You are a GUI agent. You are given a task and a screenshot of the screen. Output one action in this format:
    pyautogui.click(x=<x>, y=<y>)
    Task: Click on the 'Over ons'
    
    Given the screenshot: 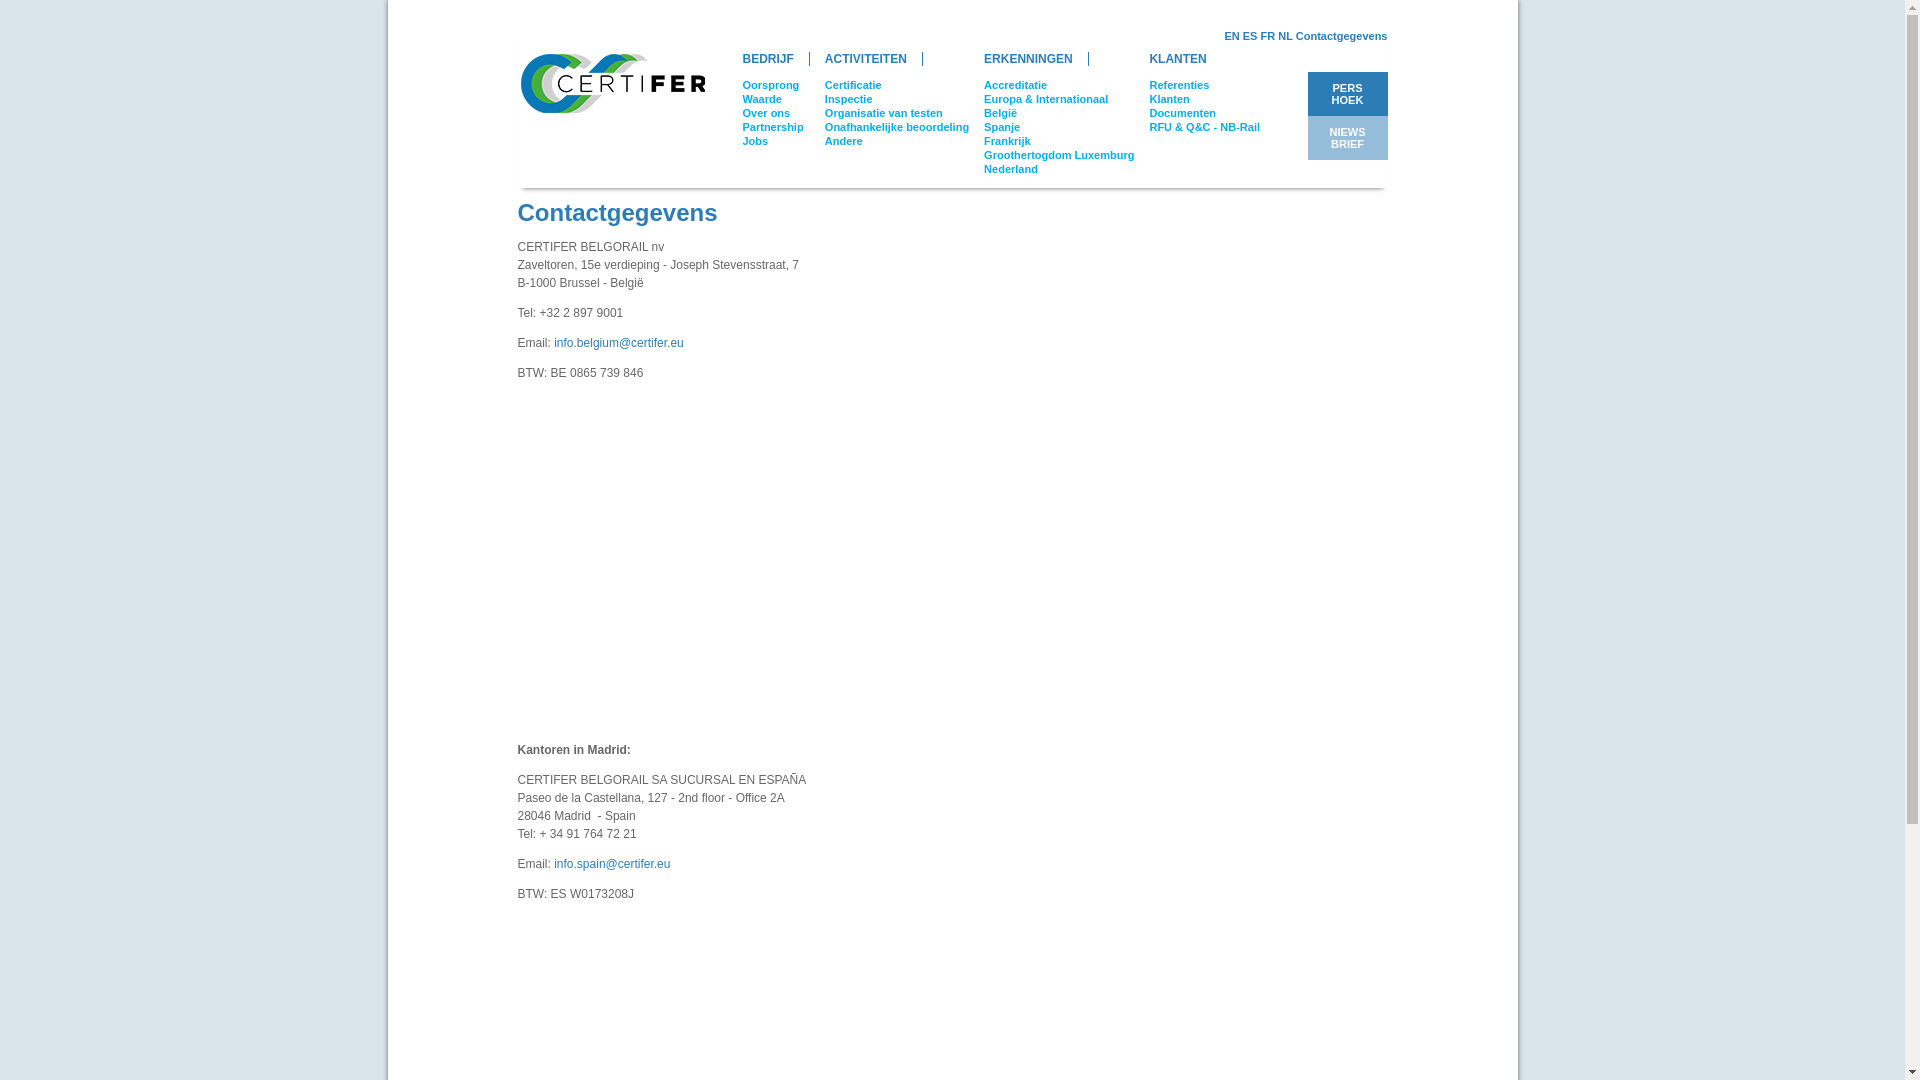 What is the action you would take?
    pyautogui.click(x=765, y=112)
    